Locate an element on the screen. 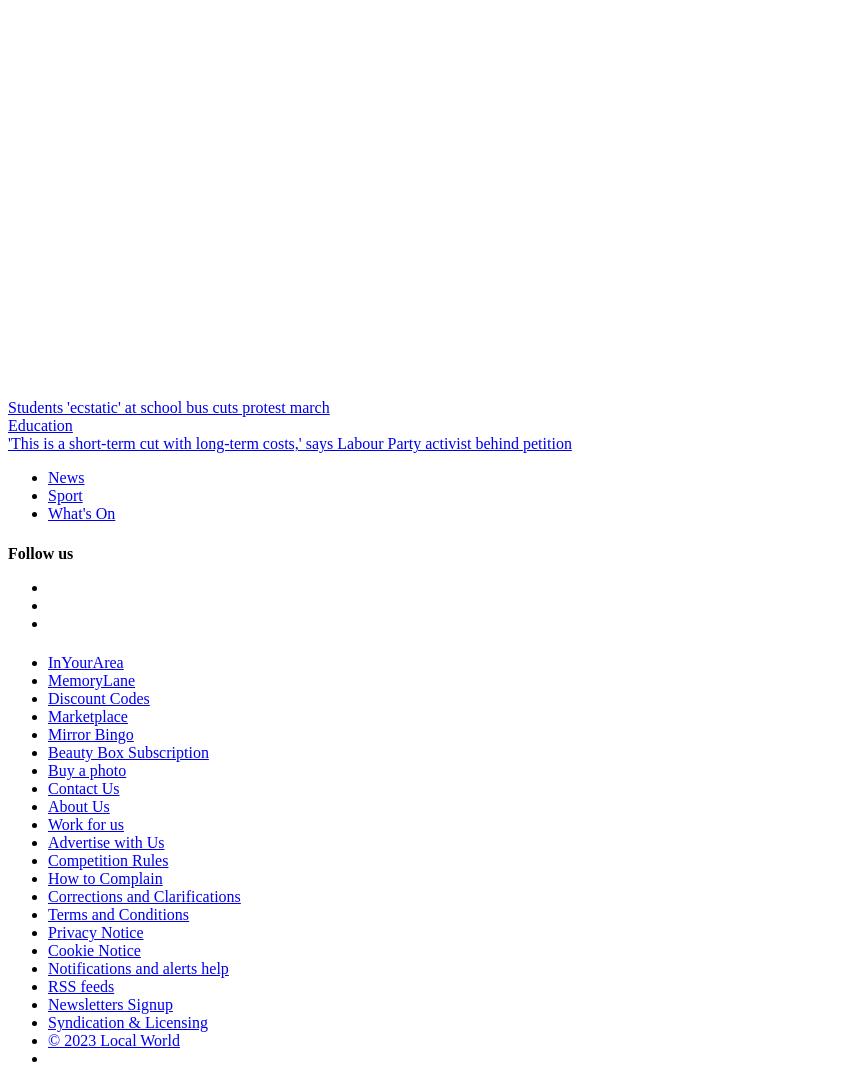 The width and height of the screenshot is (858, 1072). 'Advertise with Us' is located at coordinates (105, 841).